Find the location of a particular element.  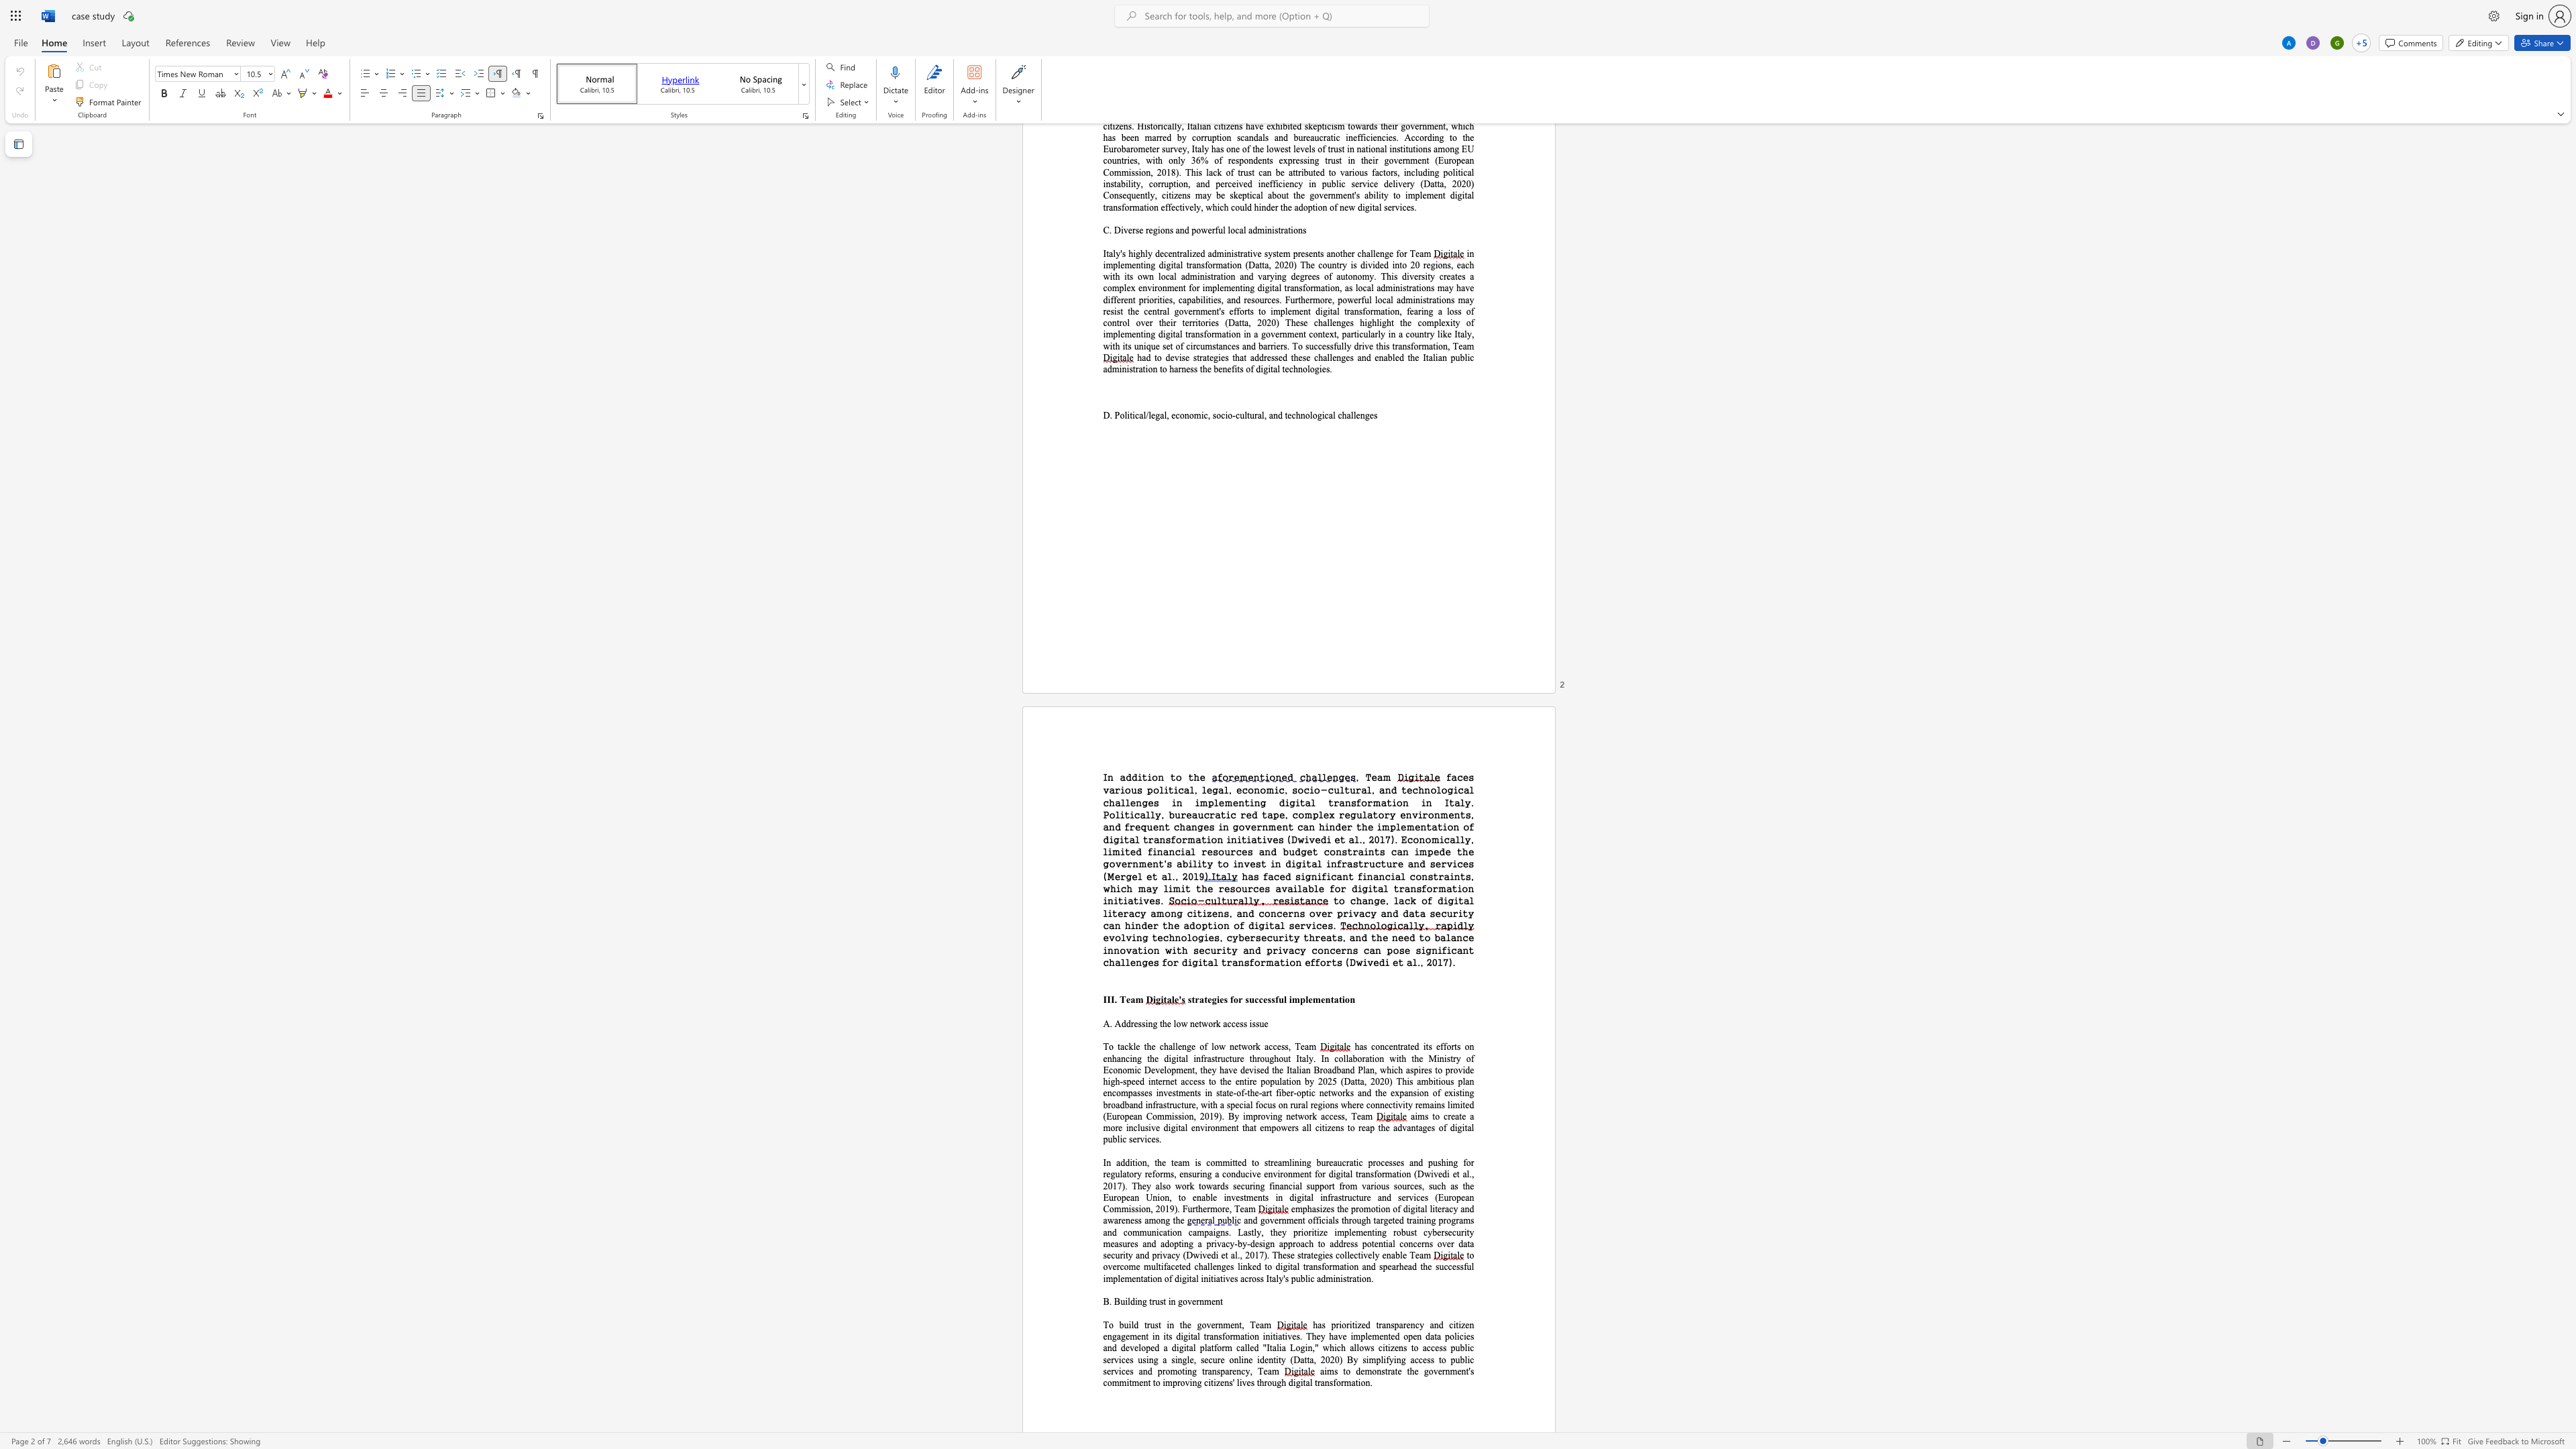

the space between the continuous character "v" and "e" in the text is located at coordinates (1211, 1324).